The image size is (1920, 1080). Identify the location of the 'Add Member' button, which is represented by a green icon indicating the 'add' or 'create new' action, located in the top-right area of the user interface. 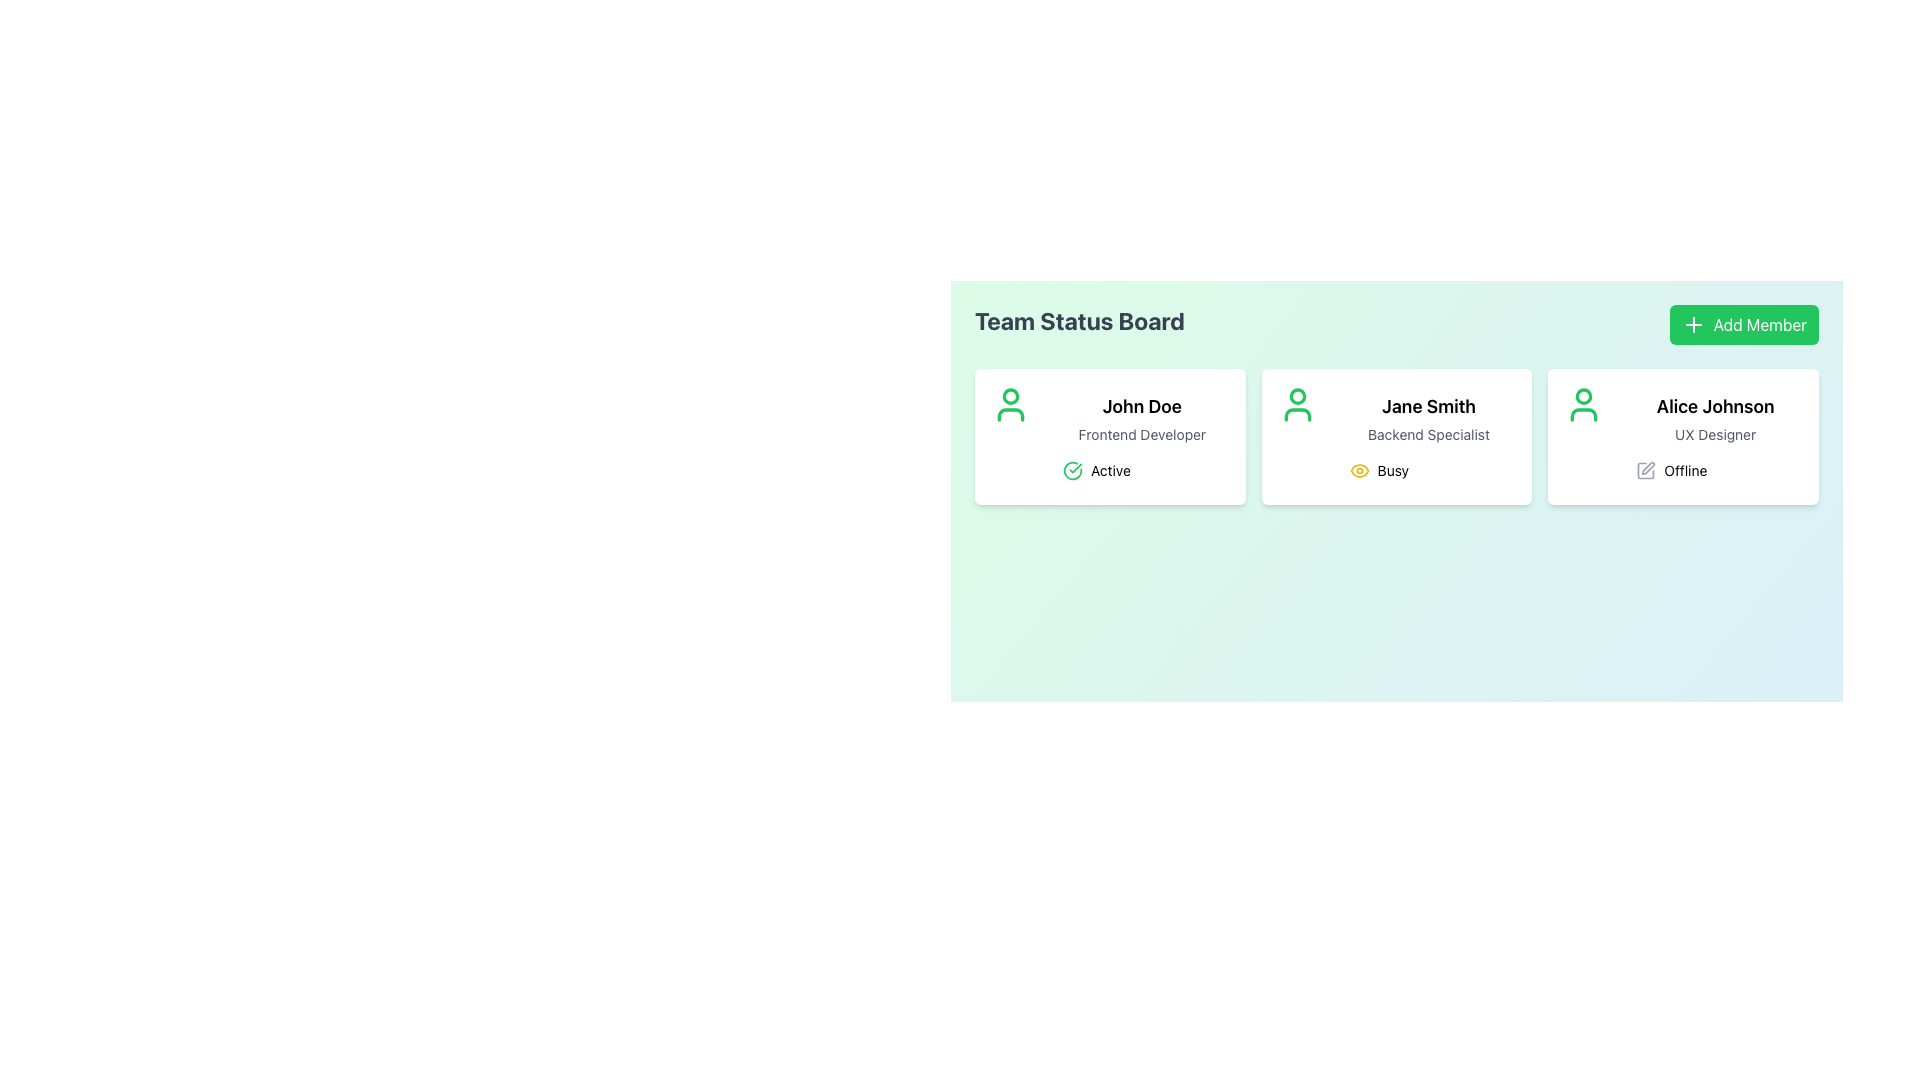
(1692, 323).